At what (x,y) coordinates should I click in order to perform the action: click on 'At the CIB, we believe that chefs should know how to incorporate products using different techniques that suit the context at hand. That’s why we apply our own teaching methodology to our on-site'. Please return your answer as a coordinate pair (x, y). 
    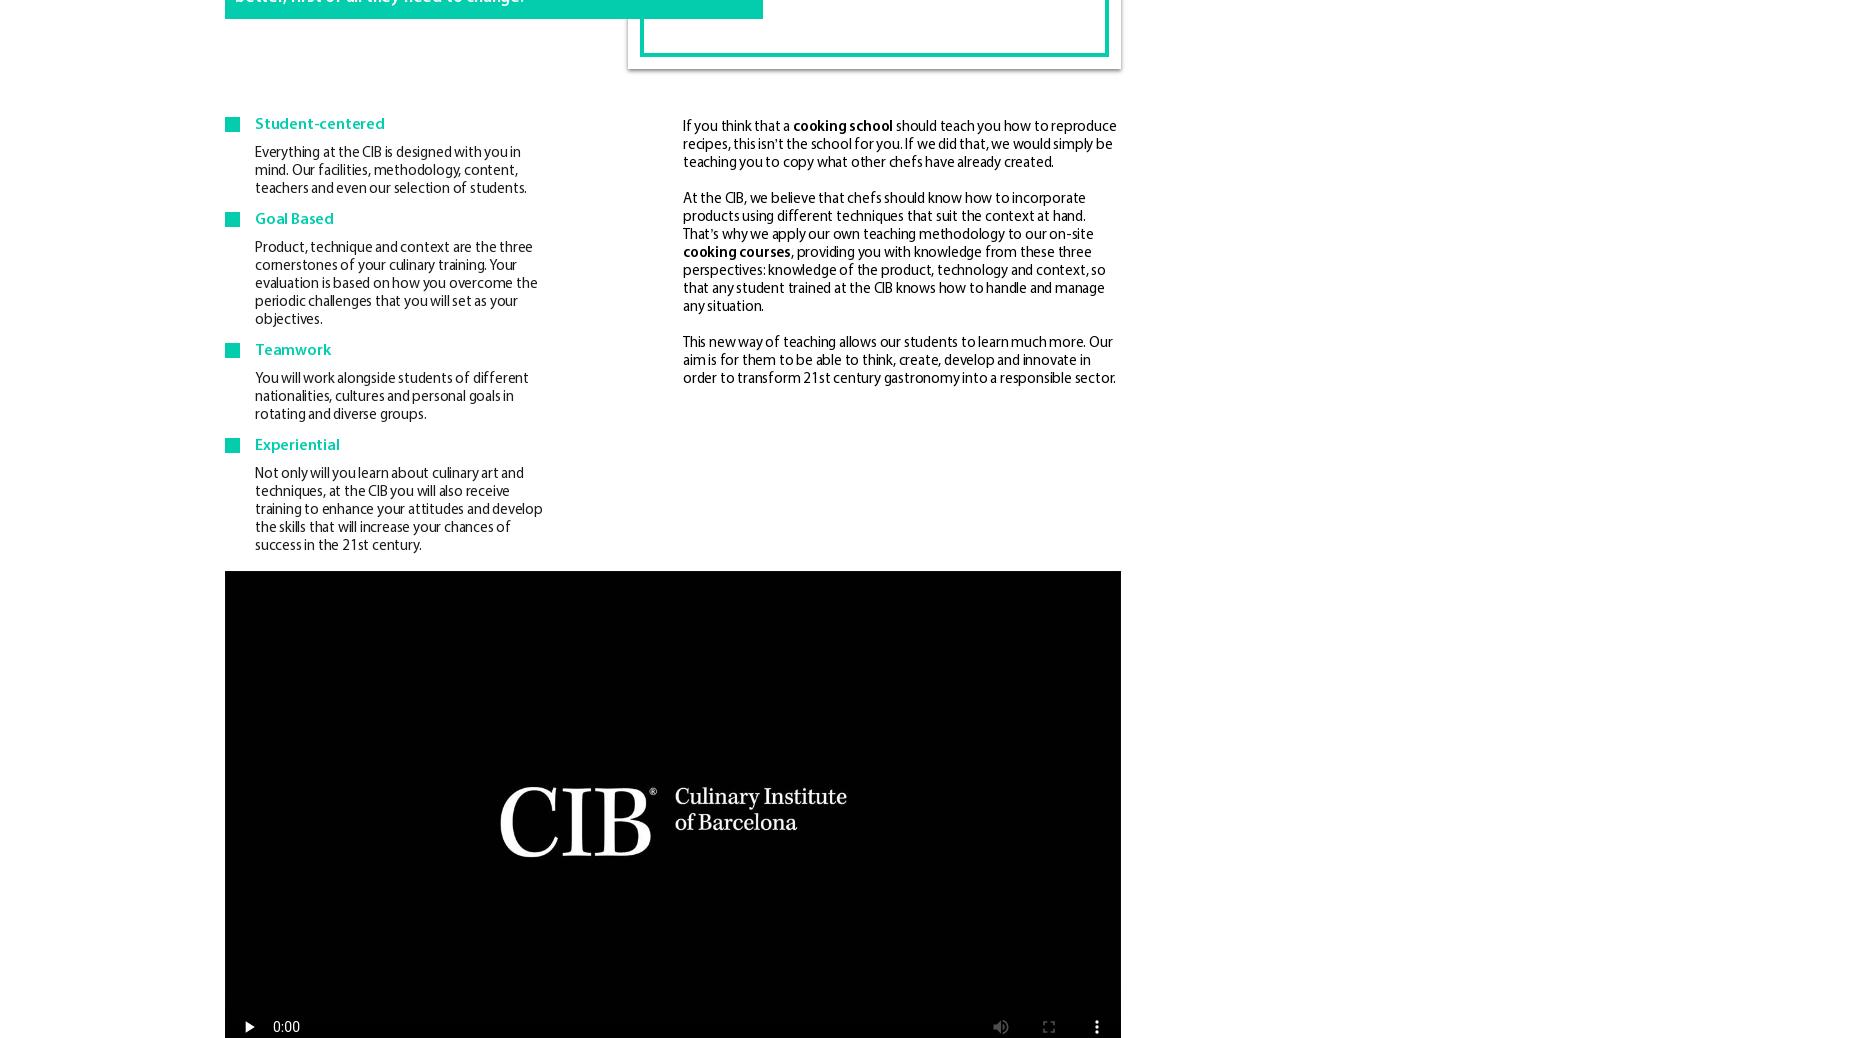
    Looking at the image, I should click on (683, 215).